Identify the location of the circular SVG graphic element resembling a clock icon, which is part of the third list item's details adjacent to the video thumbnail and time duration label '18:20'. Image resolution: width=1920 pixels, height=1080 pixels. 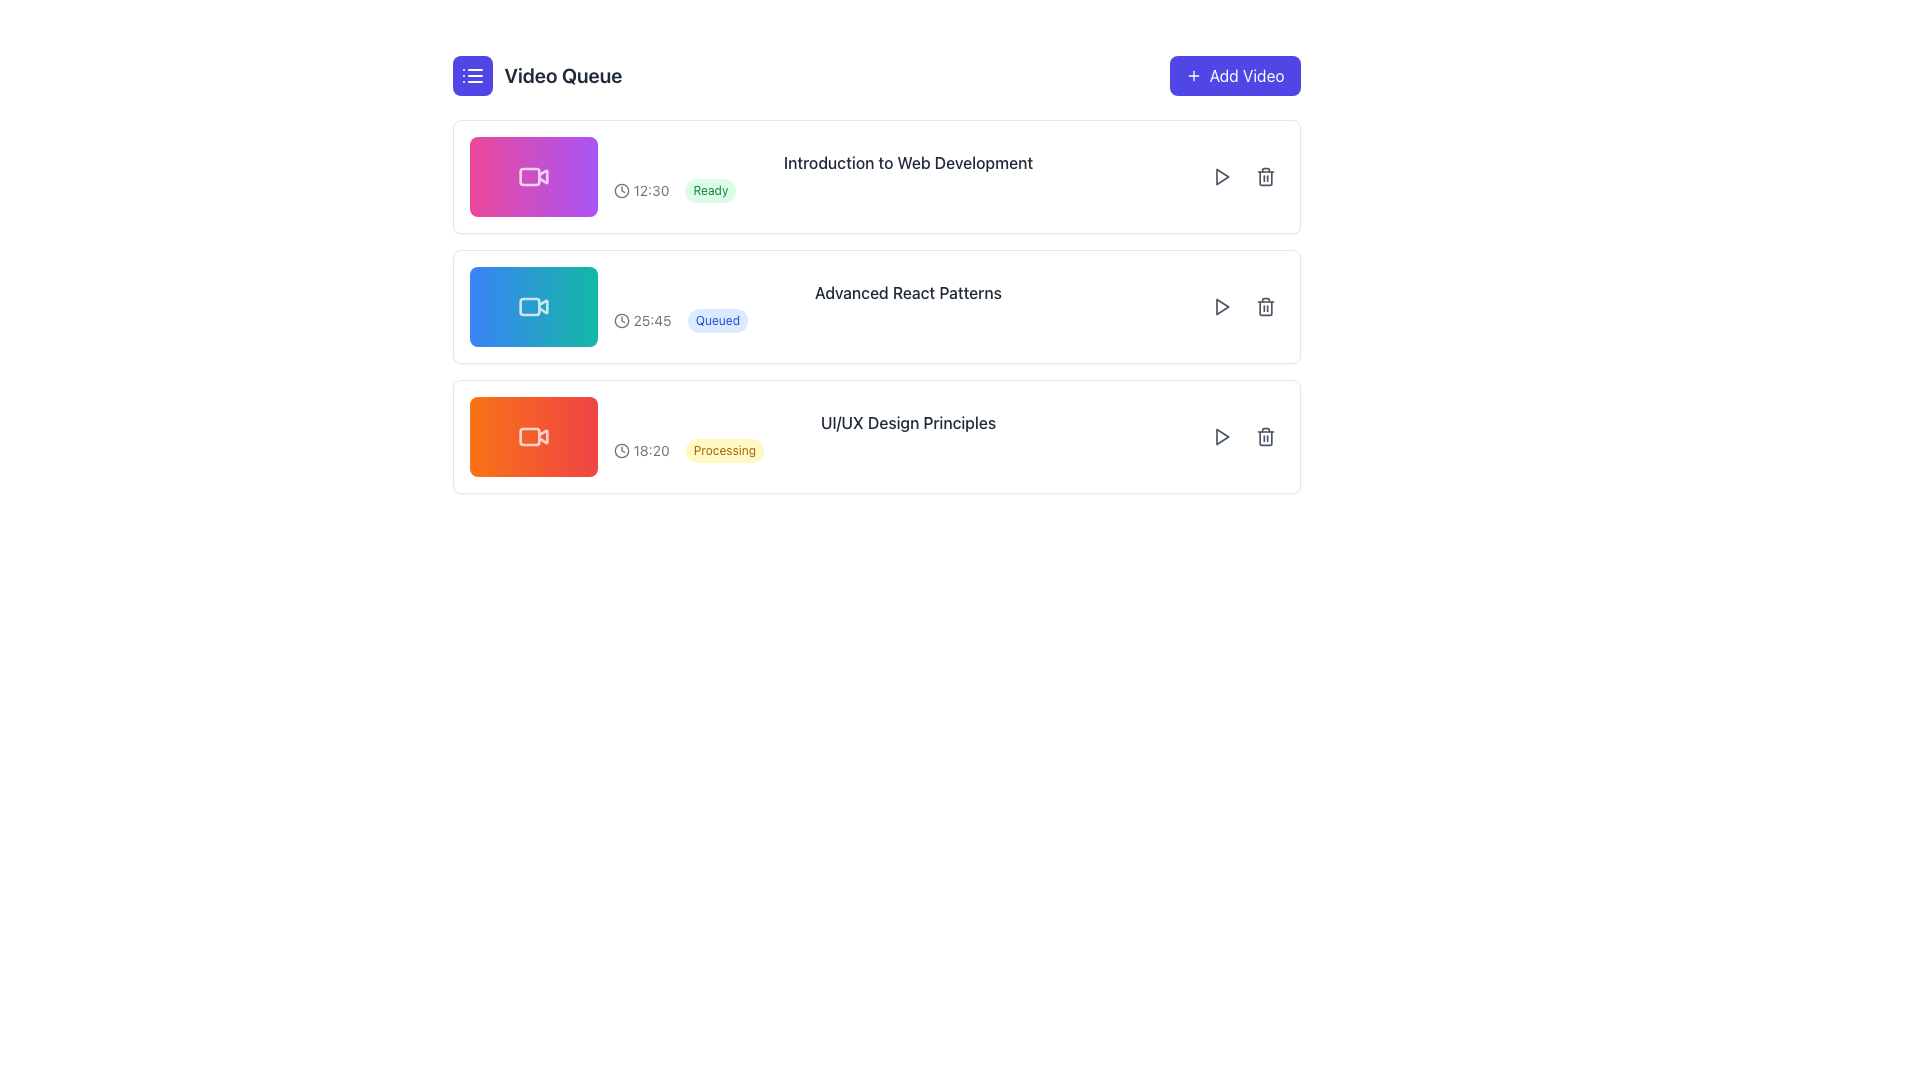
(620, 451).